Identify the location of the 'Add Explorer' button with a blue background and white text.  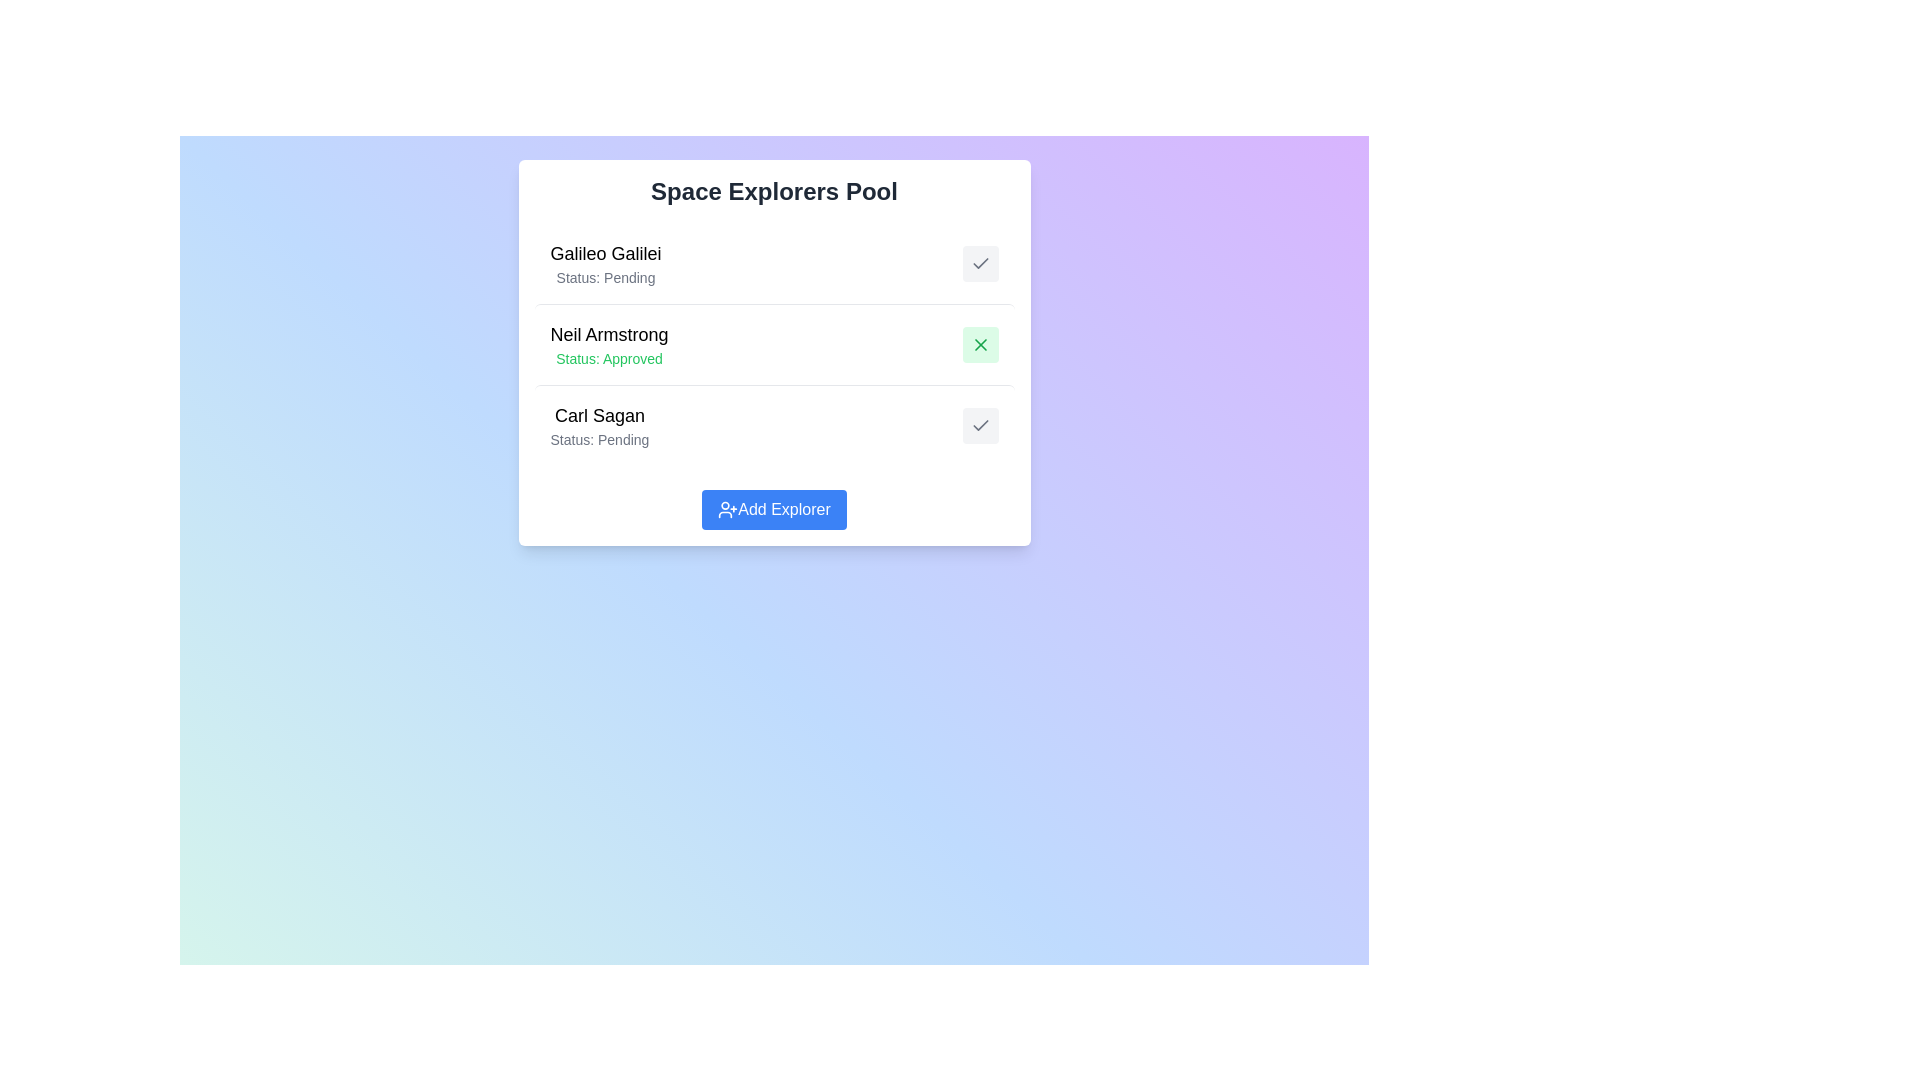
(773, 508).